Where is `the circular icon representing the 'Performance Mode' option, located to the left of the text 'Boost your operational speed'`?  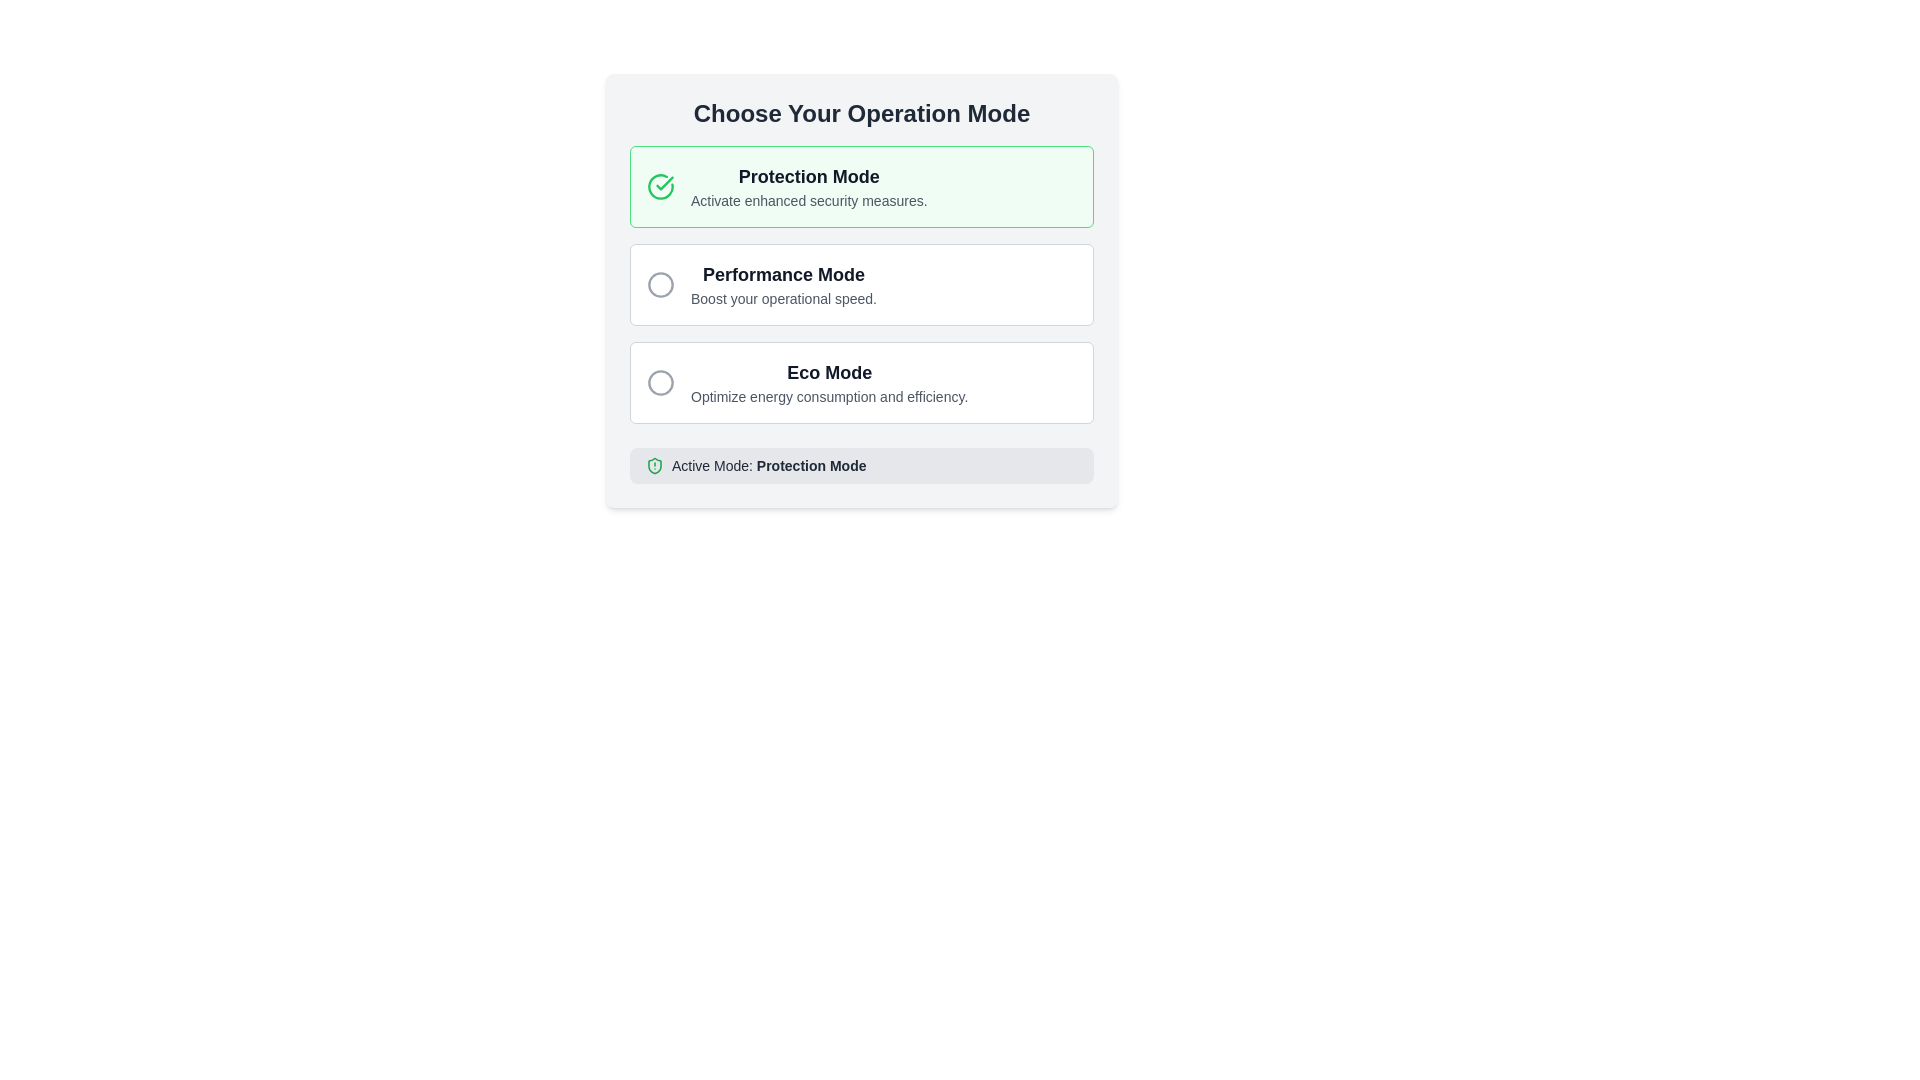 the circular icon representing the 'Performance Mode' option, located to the left of the text 'Boost your operational speed' is located at coordinates (661, 285).